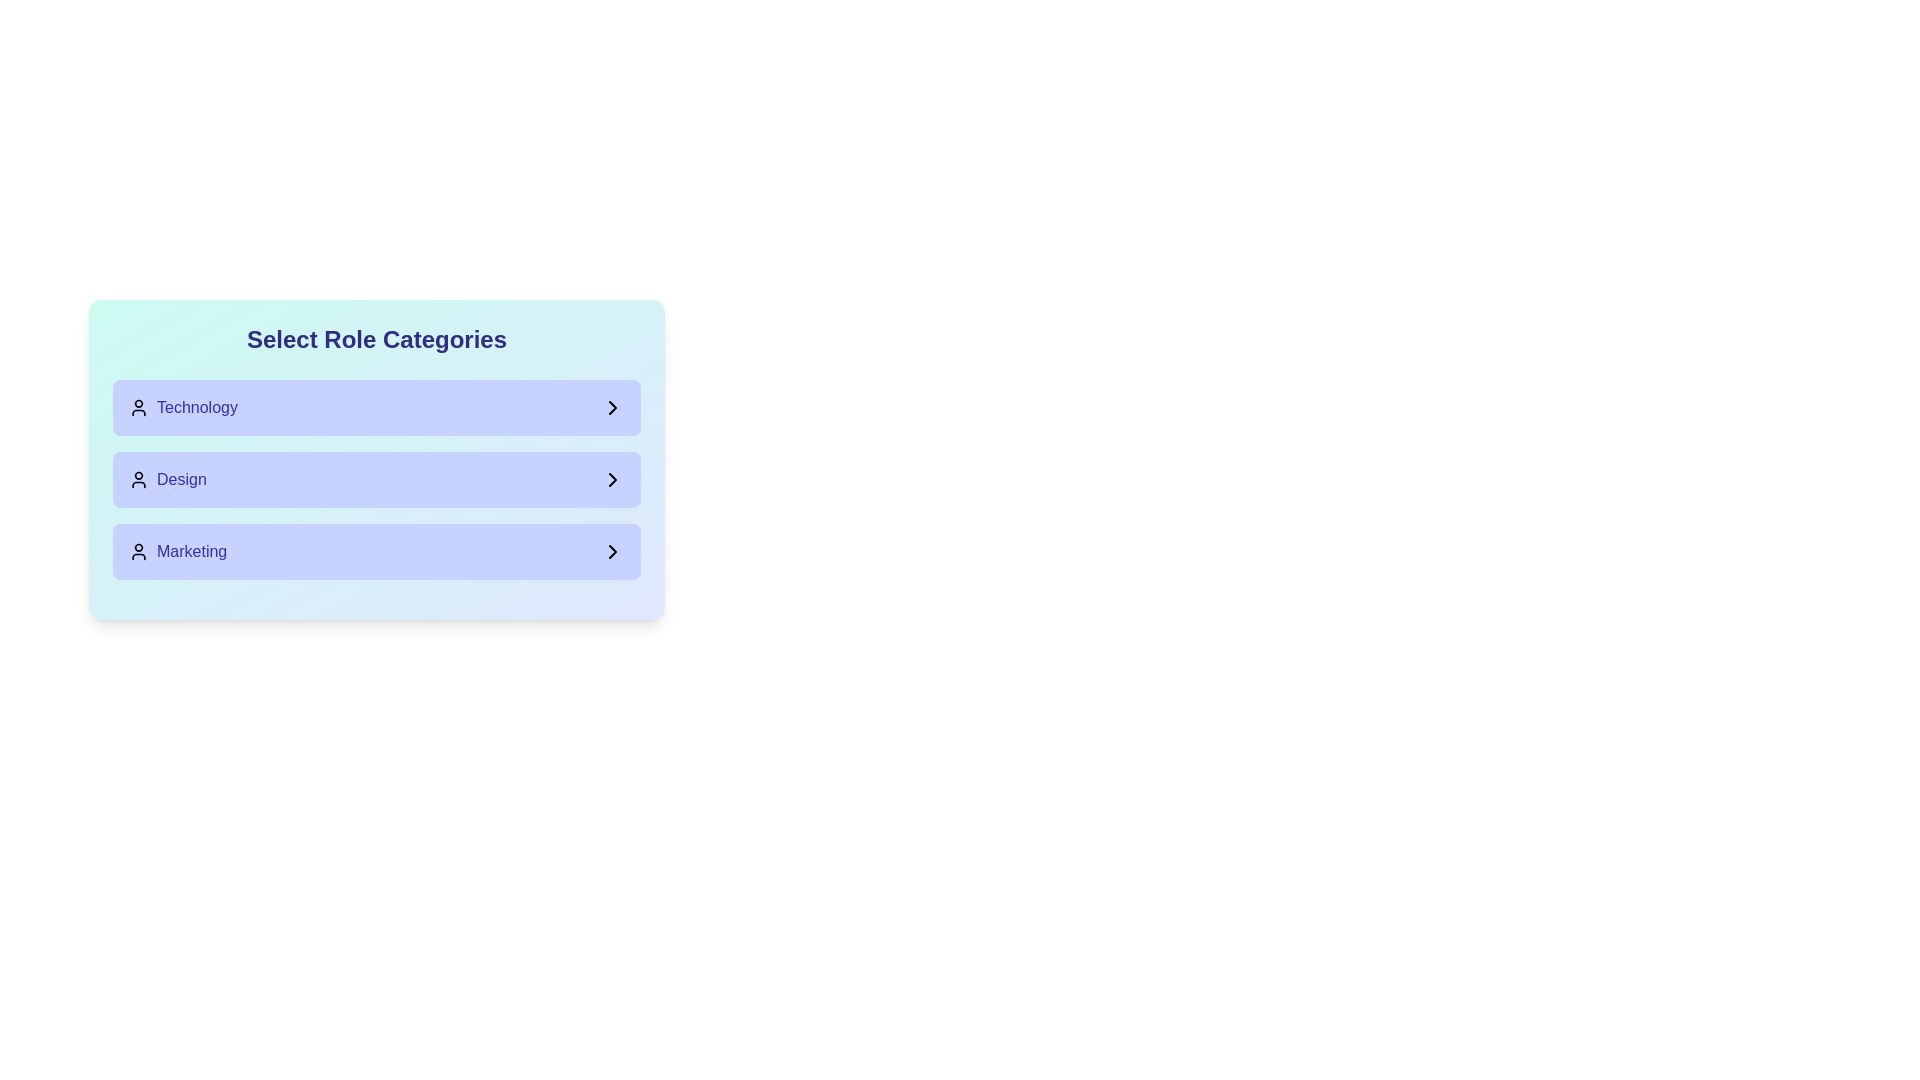 The image size is (1920, 1080). Describe the element at coordinates (612, 479) in the screenshot. I see `the chevron icon located at the far-right end of the 'Design' list item row under the 'Select Role Categories' section to proceed to a new page or view` at that location.